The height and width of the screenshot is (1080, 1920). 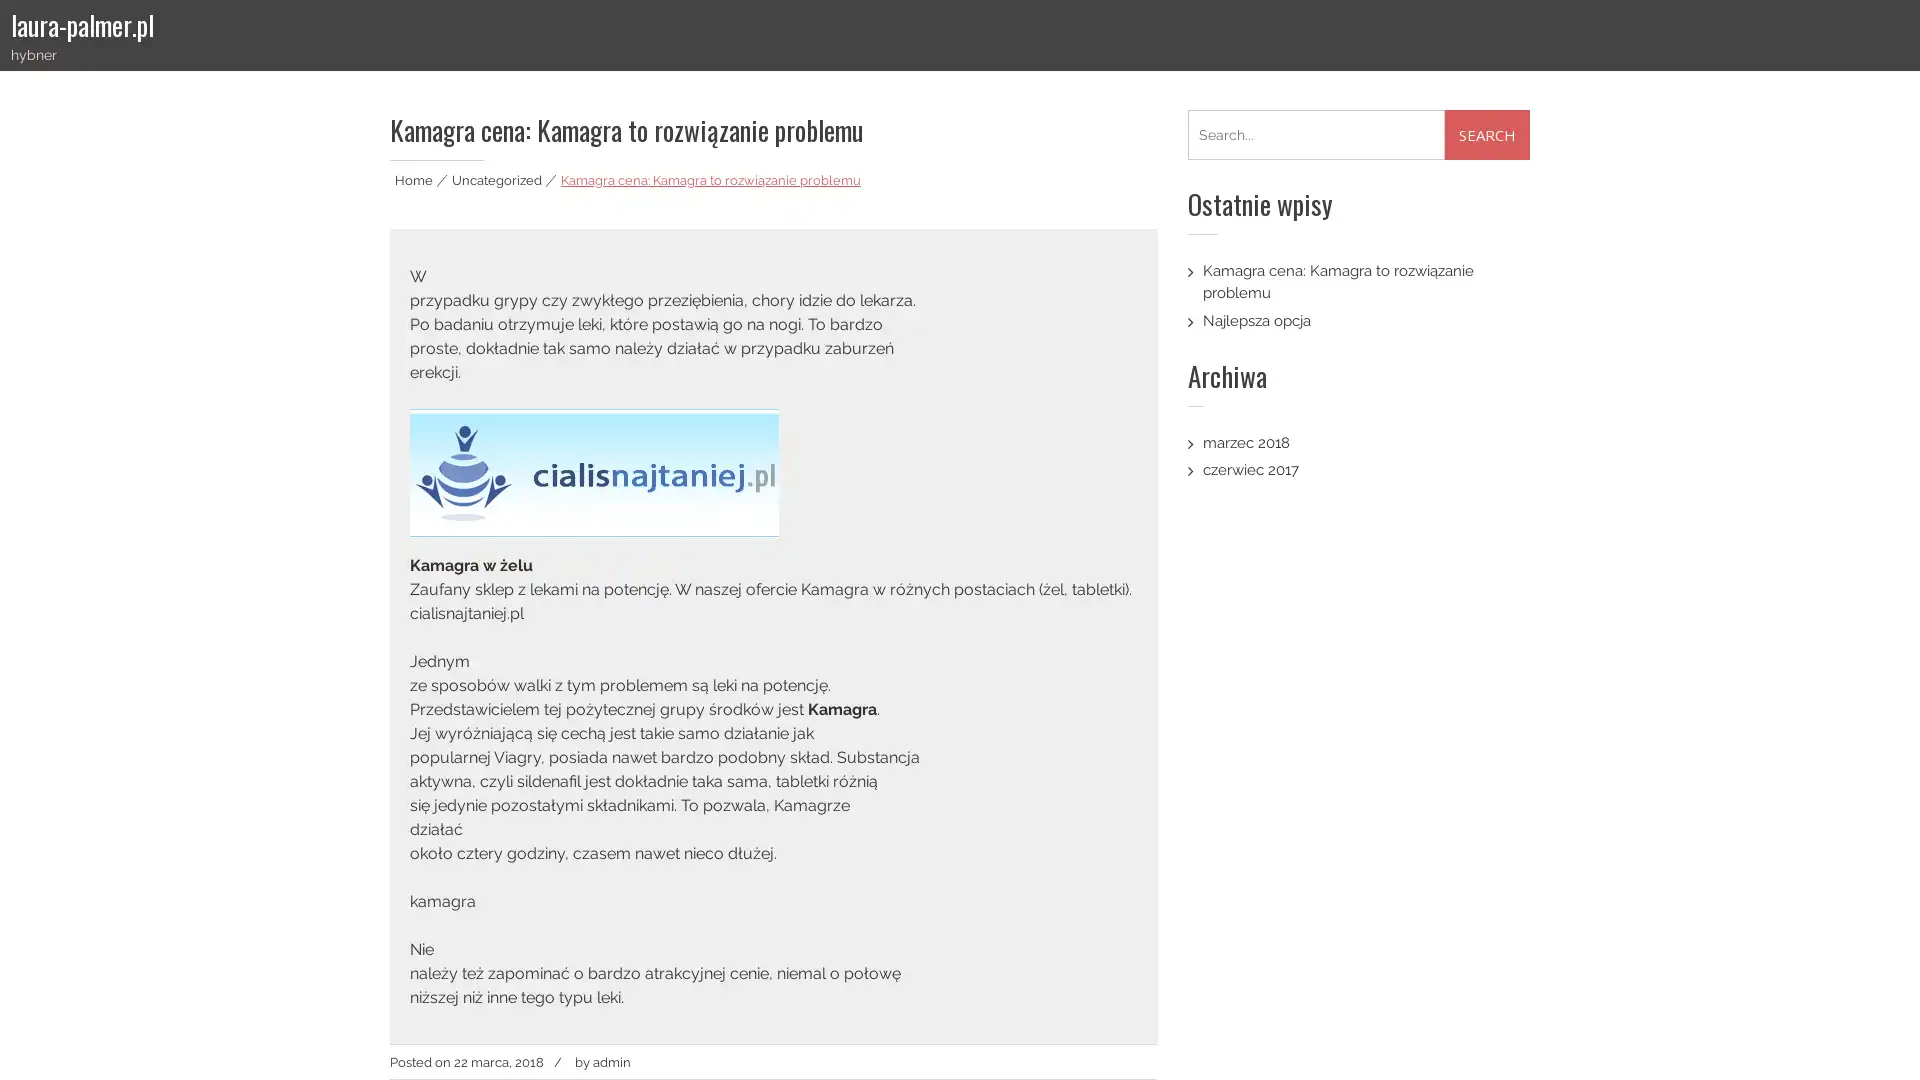 What do you see at coordinates (1487, 135) in the screenshot?
I see `Search` at bounding box center [1487, 135].